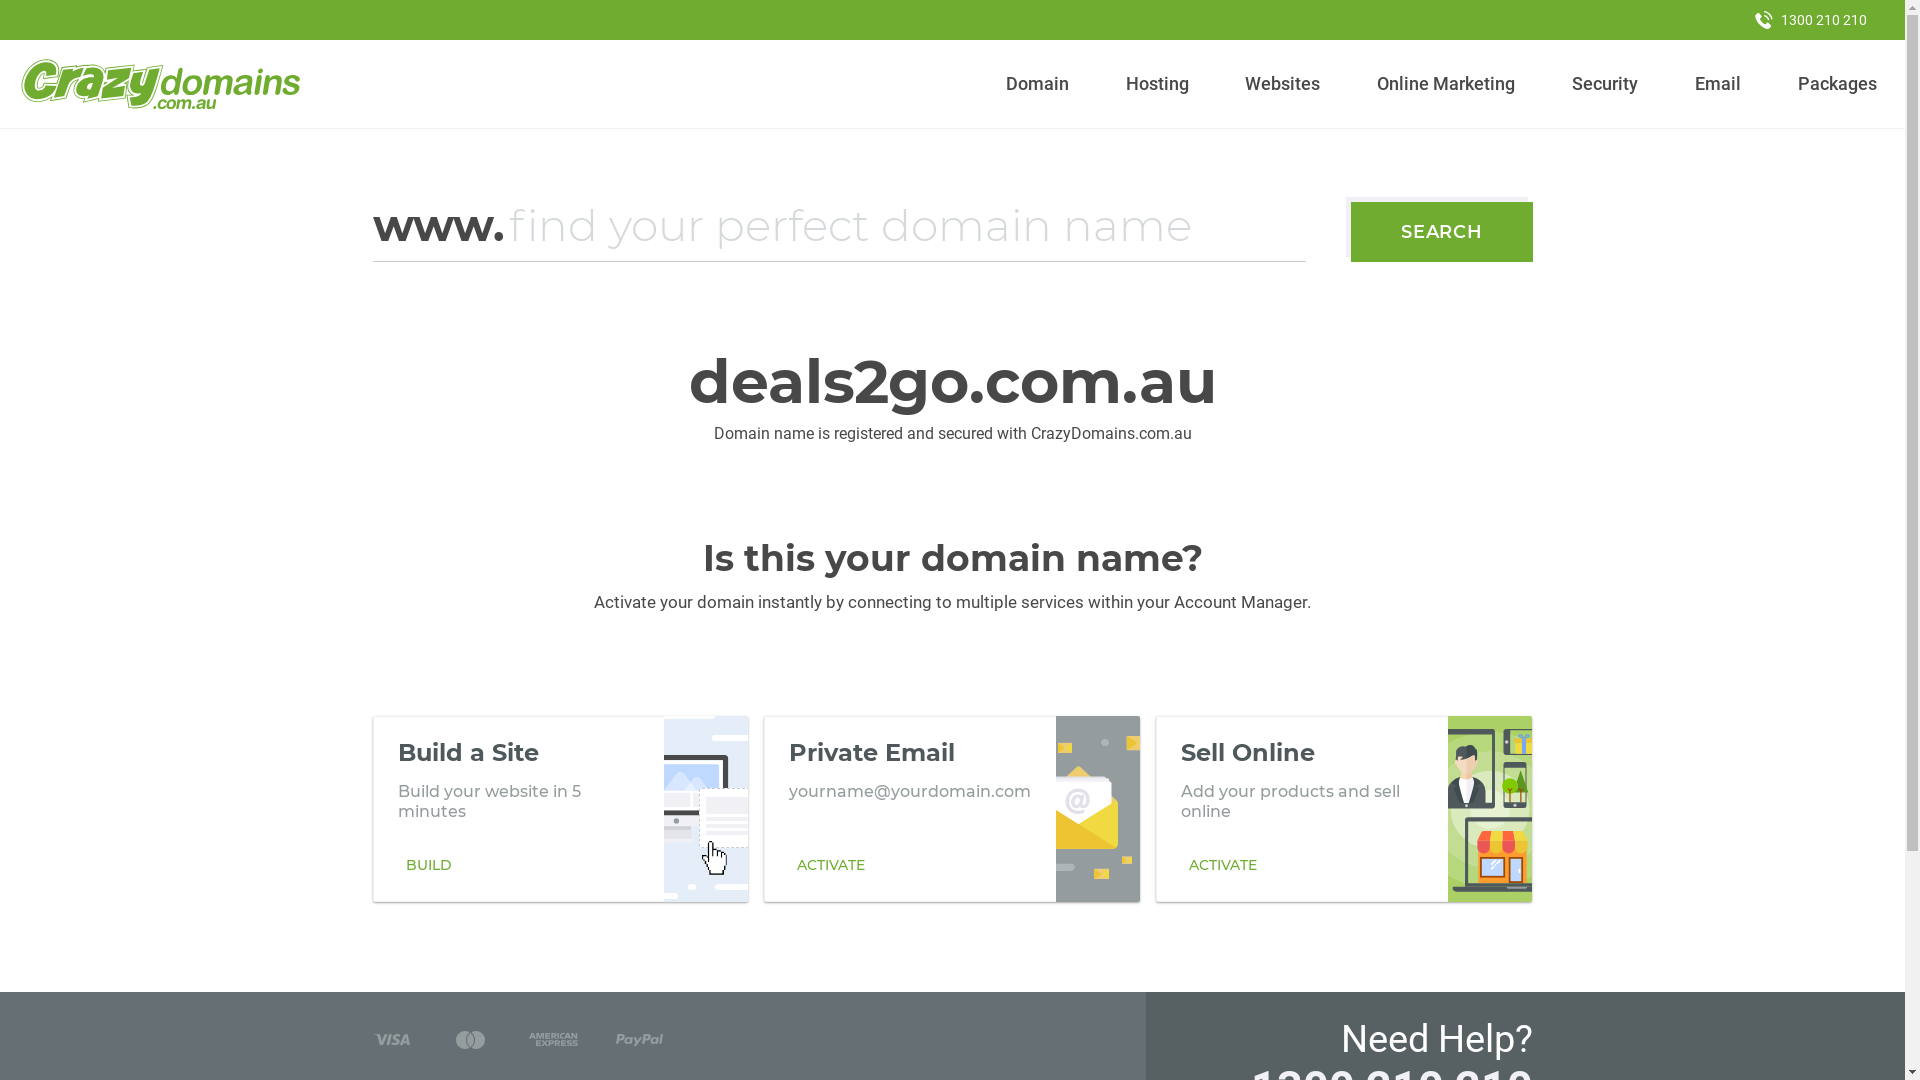 The width and height of the screenshot is (1920, 1080). I want to click on 'Security', so click(1605, 83).